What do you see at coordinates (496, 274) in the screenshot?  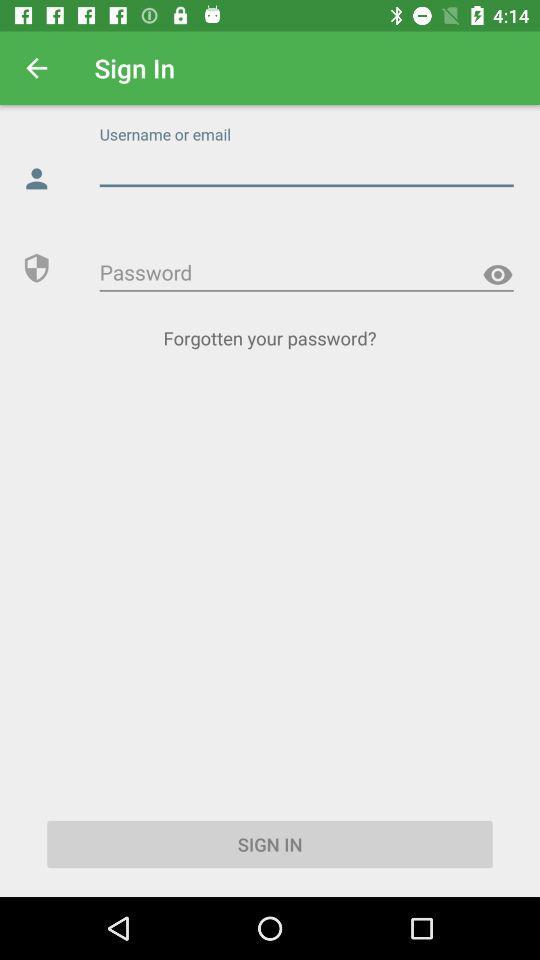 I see `password` at bounding box center [496, 274].